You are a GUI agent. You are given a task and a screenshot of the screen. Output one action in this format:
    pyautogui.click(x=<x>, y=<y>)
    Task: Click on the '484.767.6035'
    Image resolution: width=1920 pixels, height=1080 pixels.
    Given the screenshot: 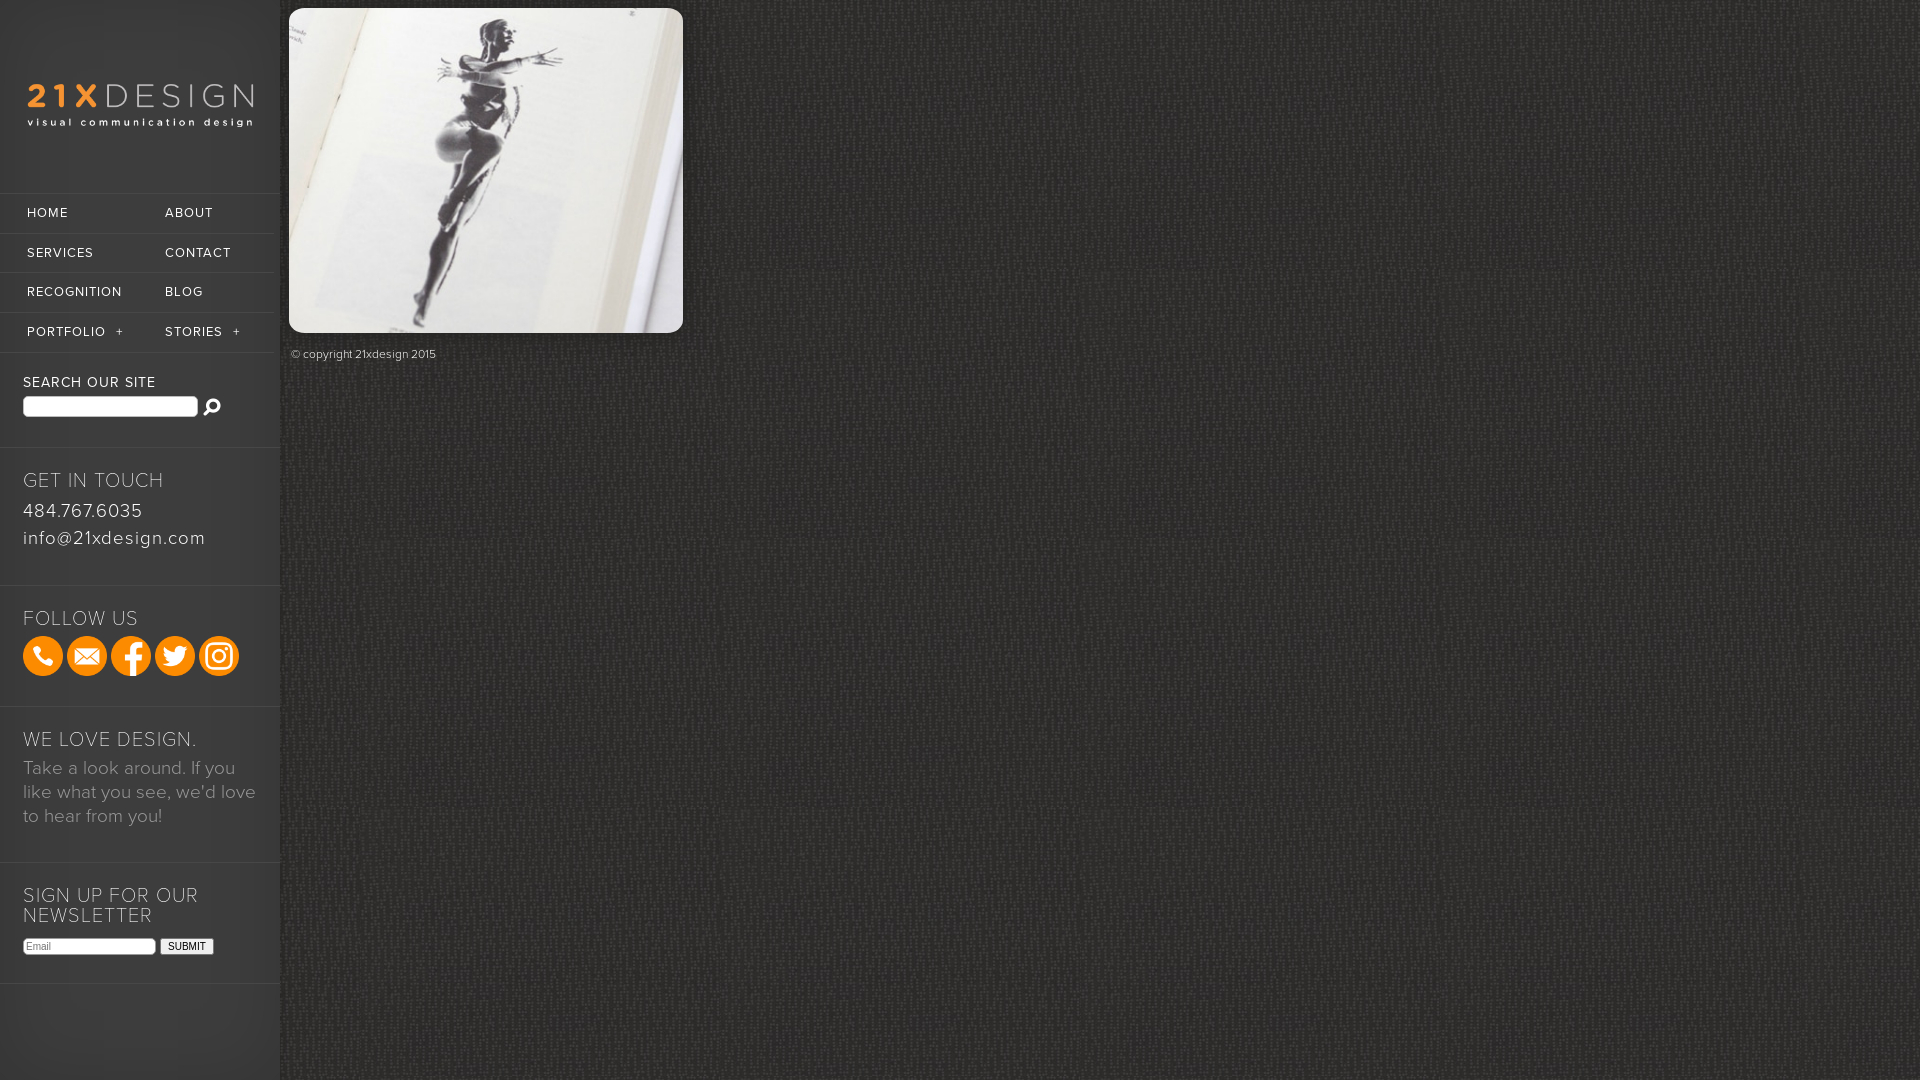 What is the action you would take?
    pyautogui.click(x=81, y=509)
    